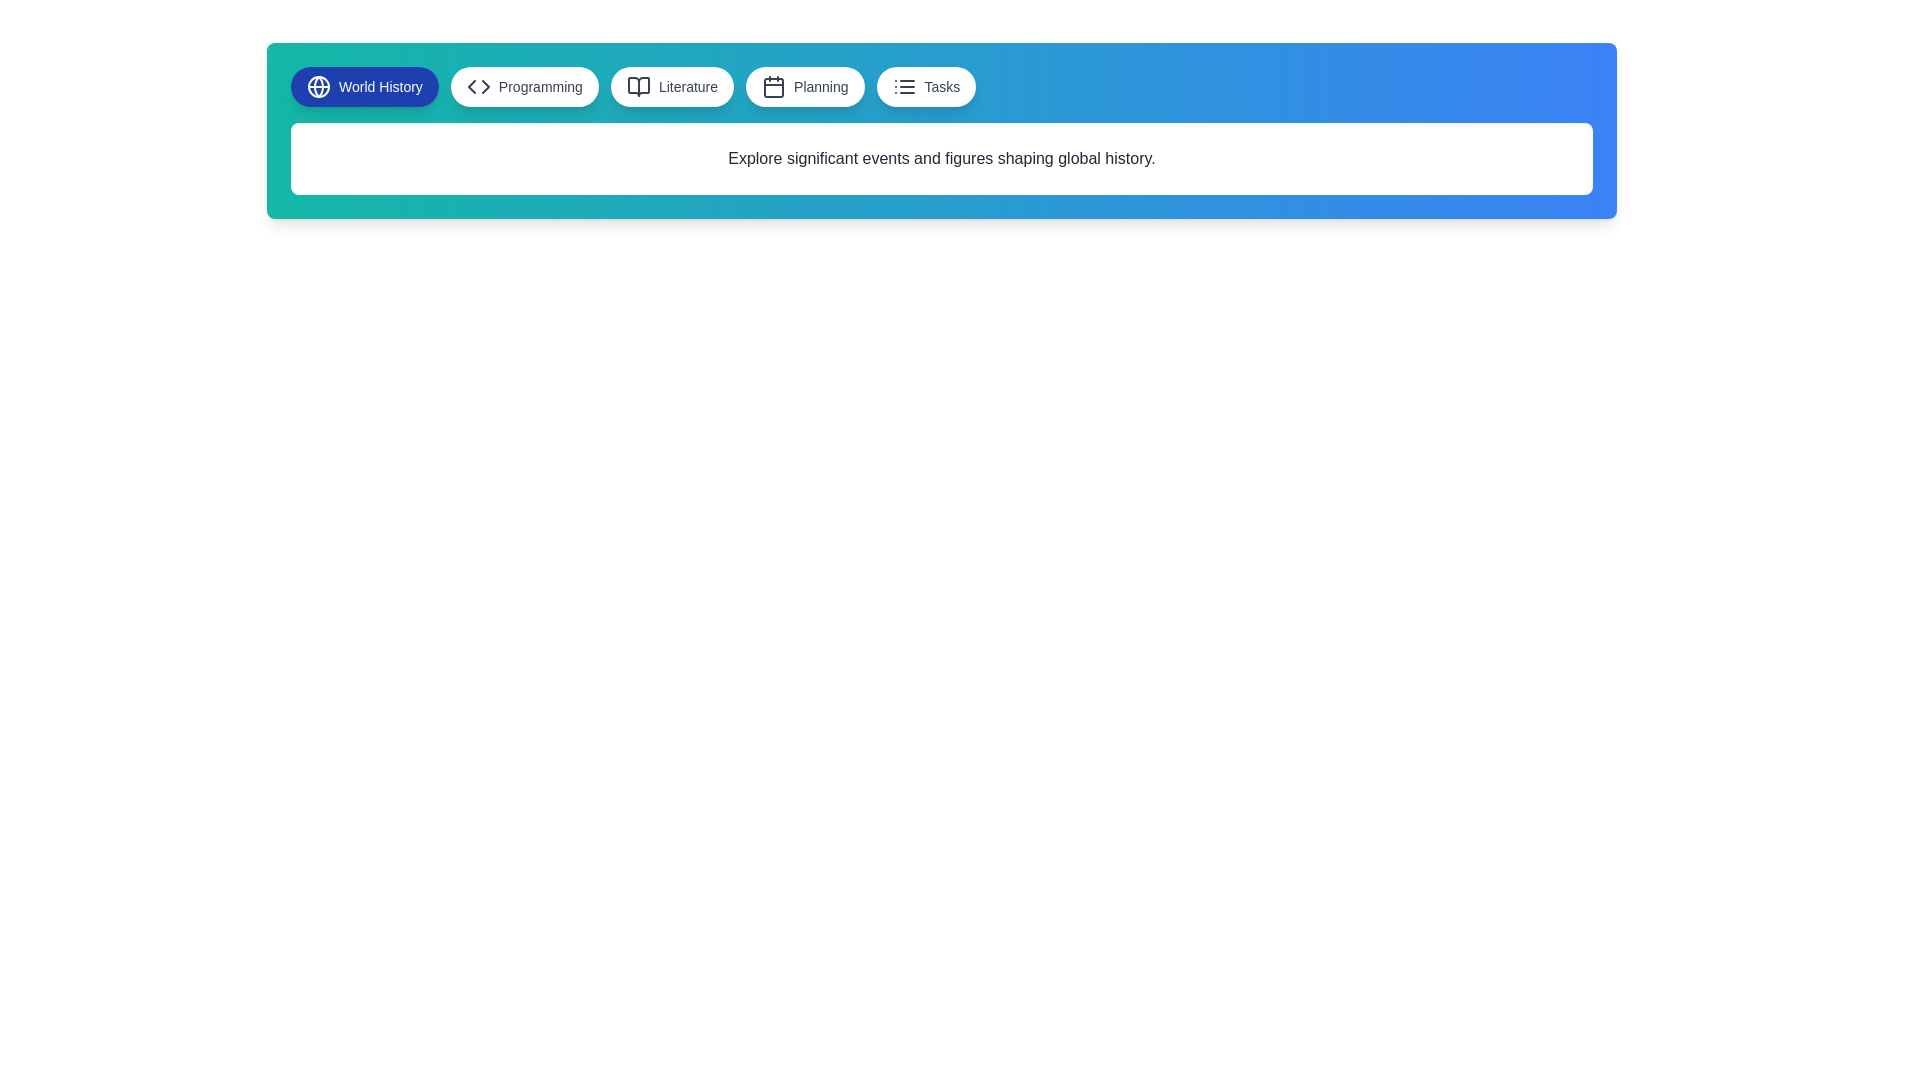 Image resolution: width=1920 pixels, height=1080 pixels. I want to click on the button labeled World History to observe the hover effect, so click(364, 86).